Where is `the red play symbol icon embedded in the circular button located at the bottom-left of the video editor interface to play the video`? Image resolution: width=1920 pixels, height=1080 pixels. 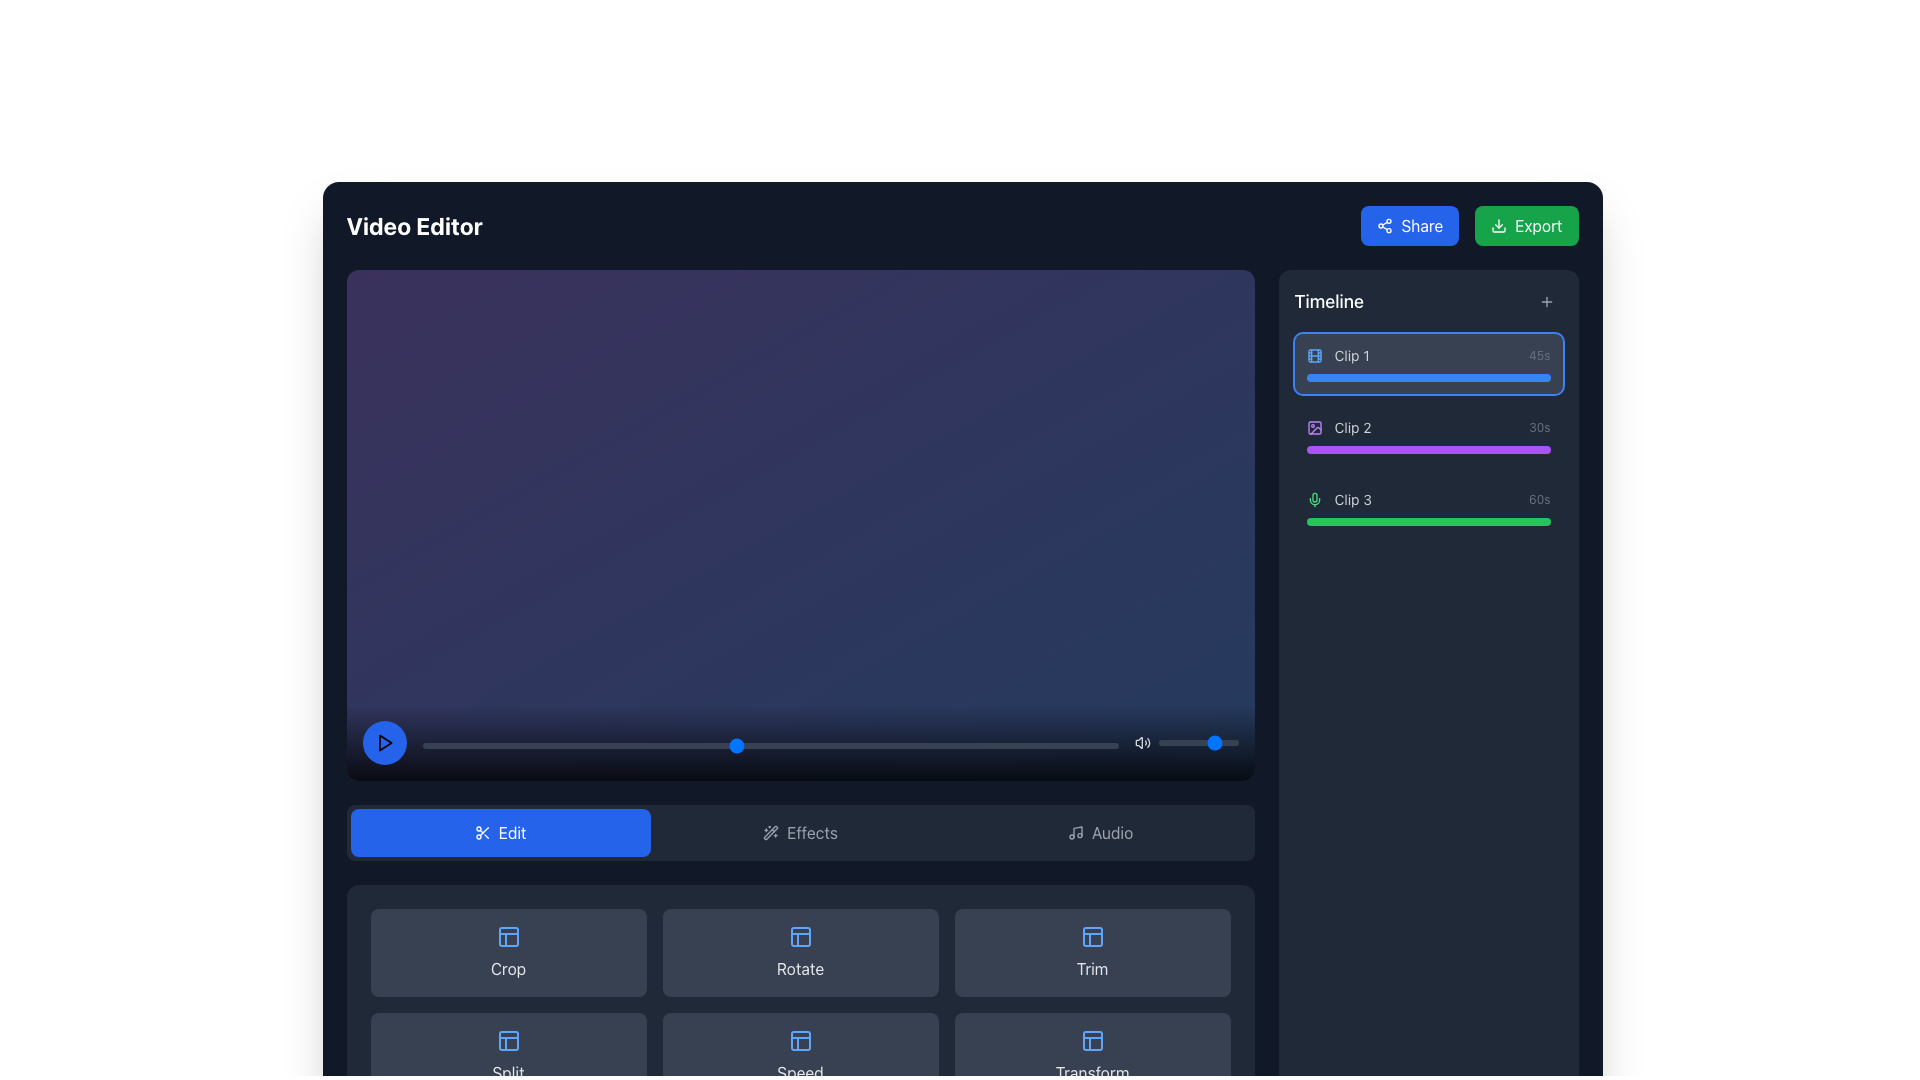
the red play symbol icon embedded in the circular button located at the bottom-left of the video editor interface to play the video is located at coordinates (385, 742).